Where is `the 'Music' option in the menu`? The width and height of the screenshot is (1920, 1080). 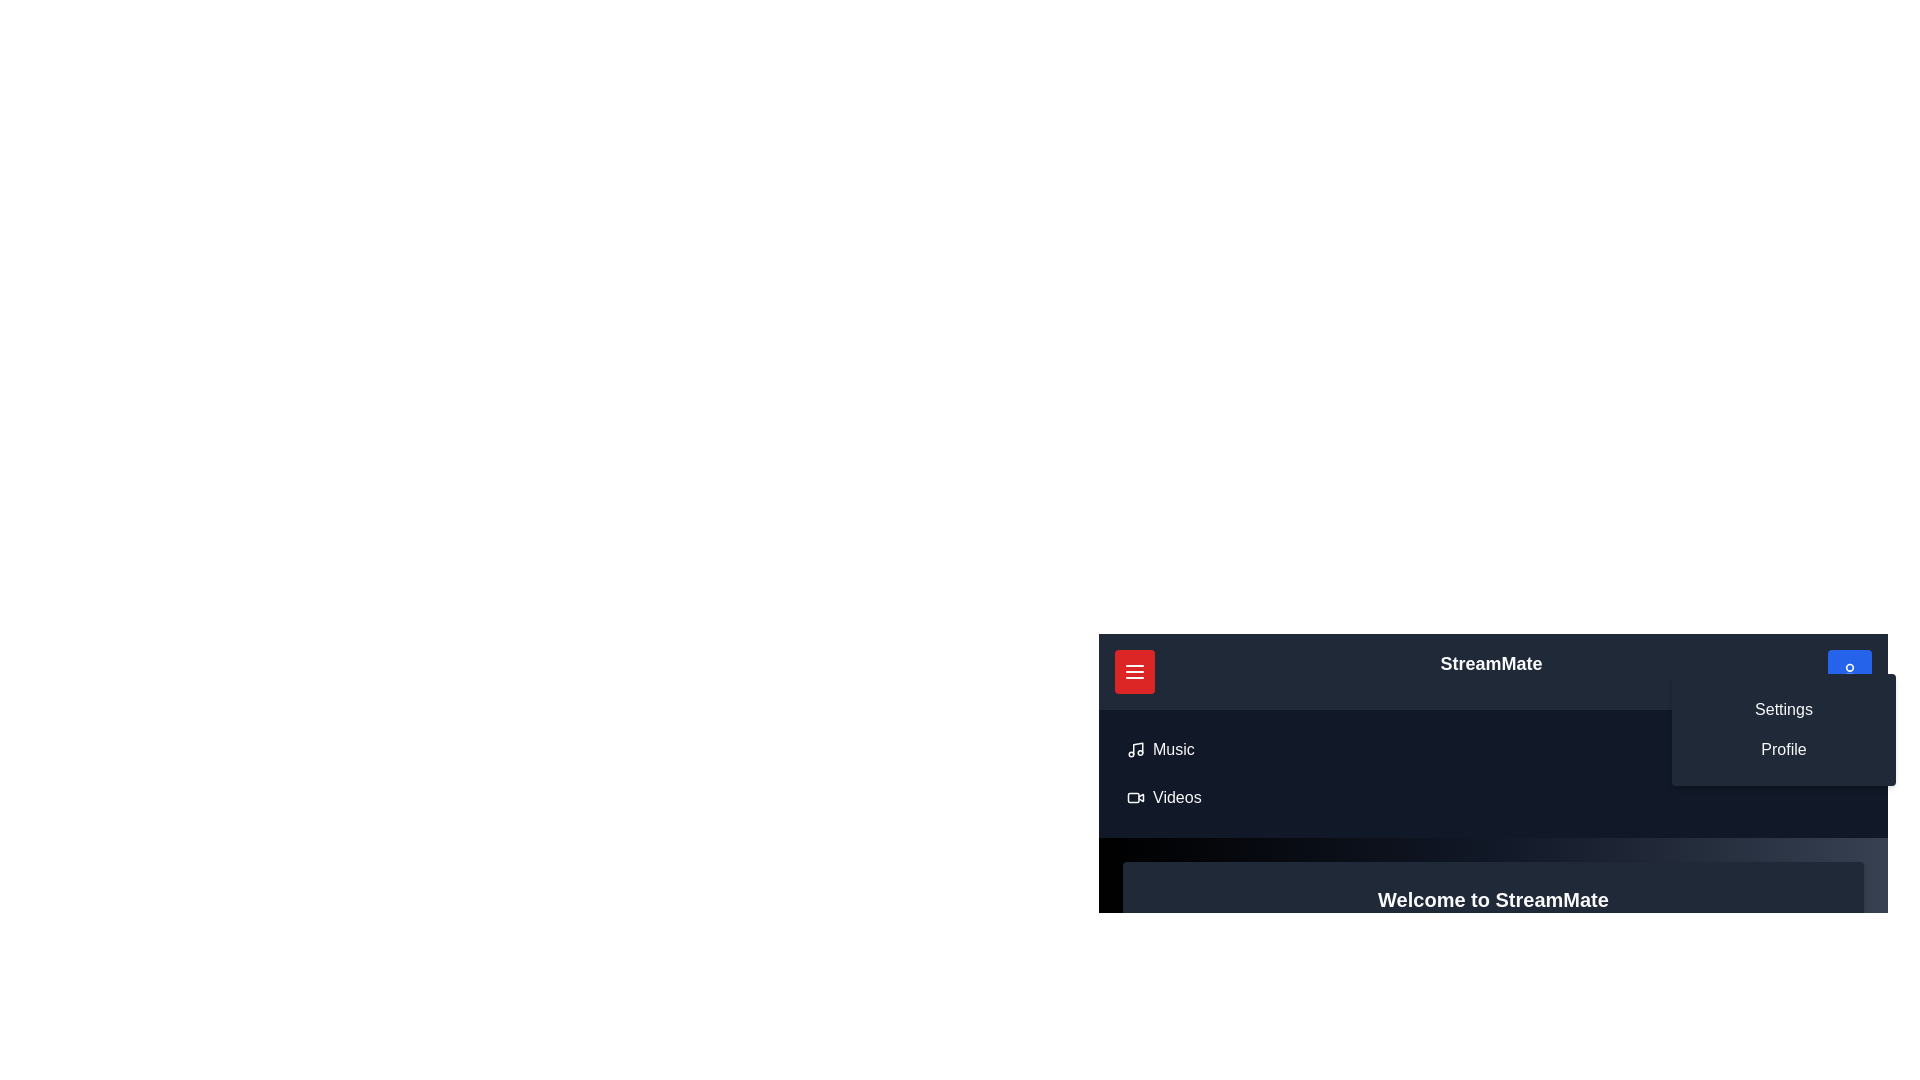
the 'Music' option in the menu is located at coordinates (1134, 749).